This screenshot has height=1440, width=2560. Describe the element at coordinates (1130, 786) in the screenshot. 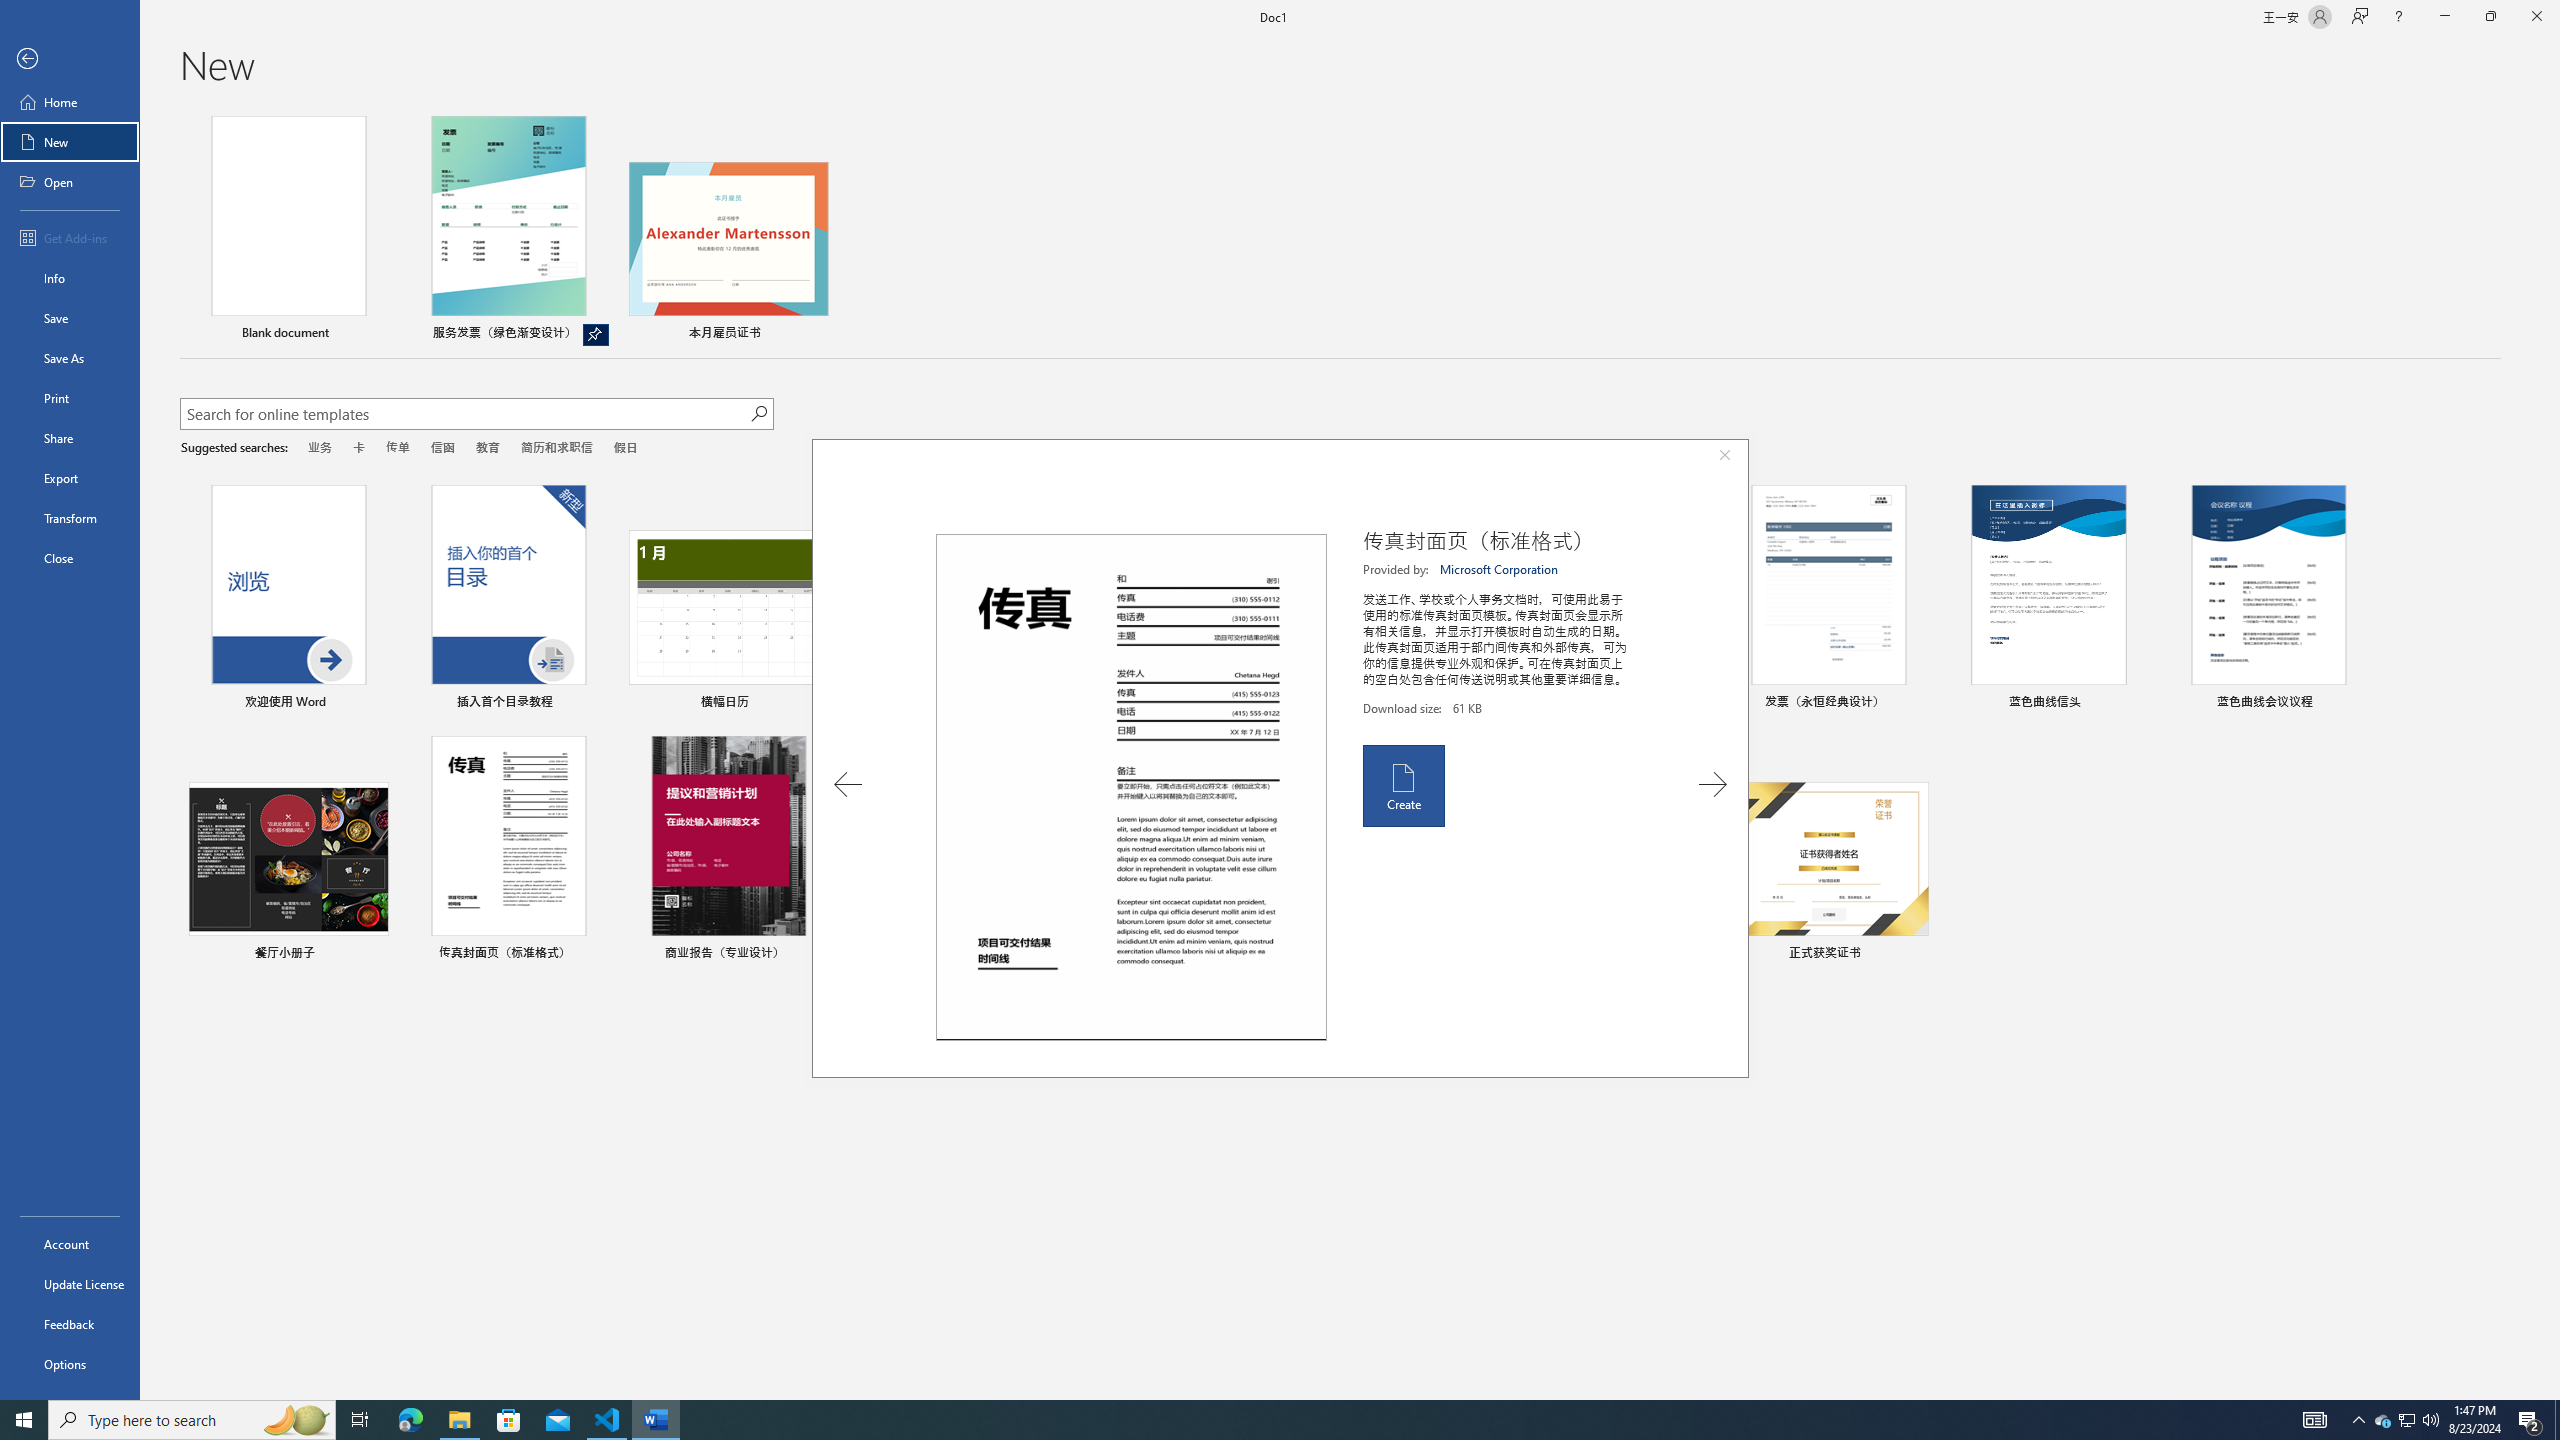

I see `'Preview'` at that location.